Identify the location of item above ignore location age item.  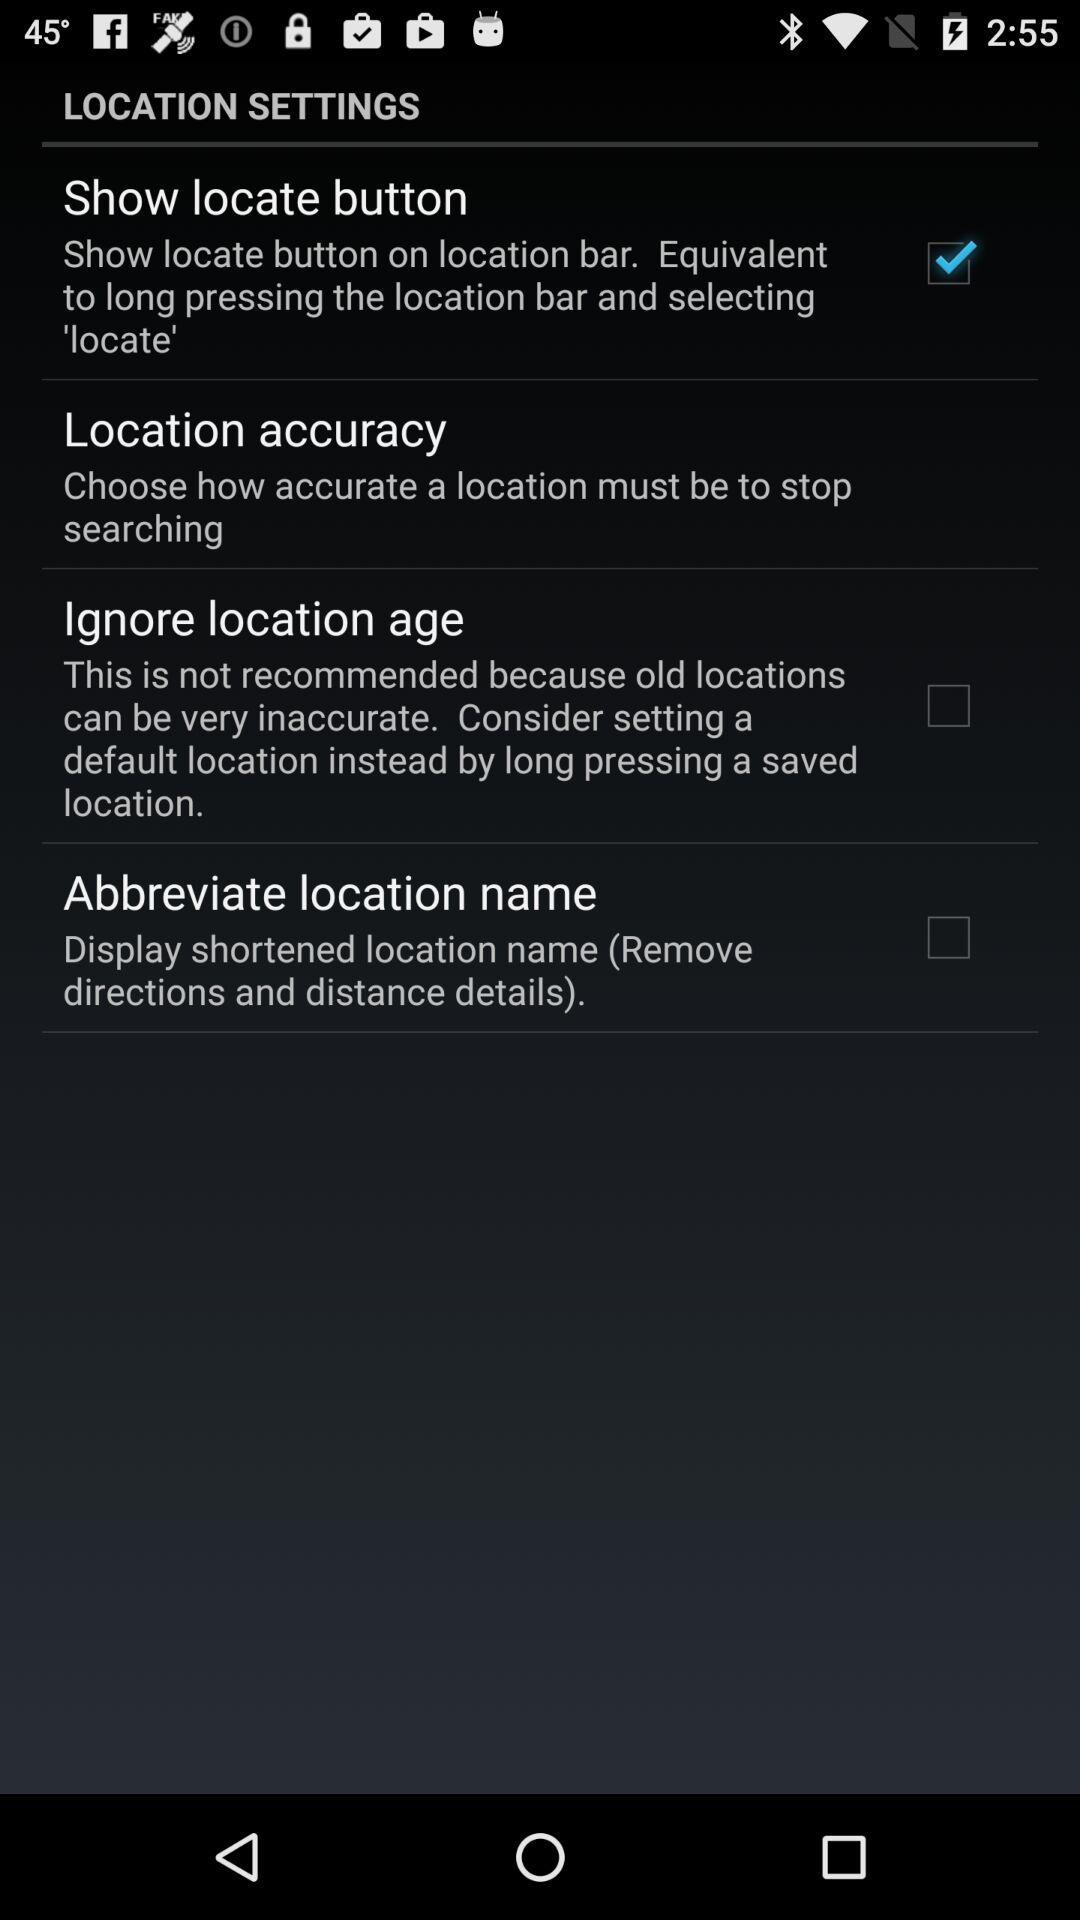
(525, 505).